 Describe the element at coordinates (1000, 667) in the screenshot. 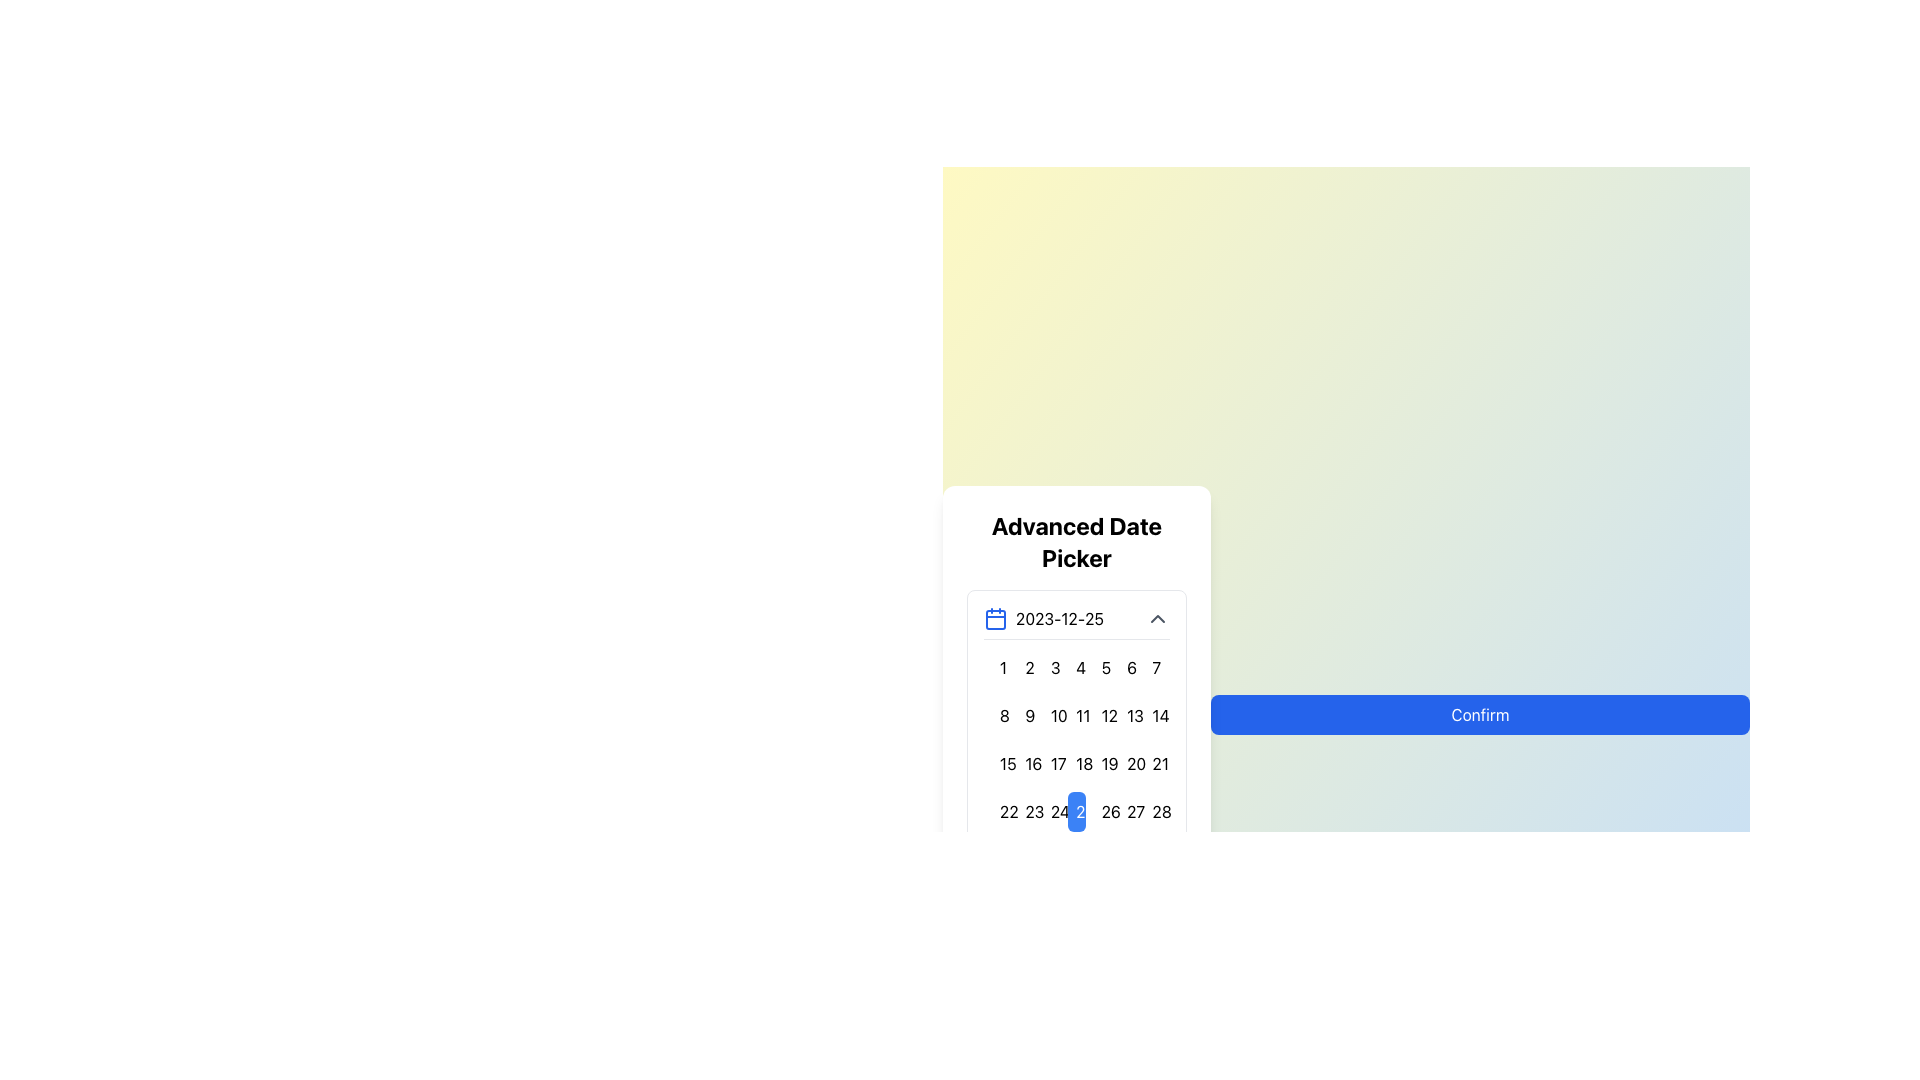

I see `the first button in the grid, which is a rectangular button with rounded corners containing the numeric text '1'` at that location.